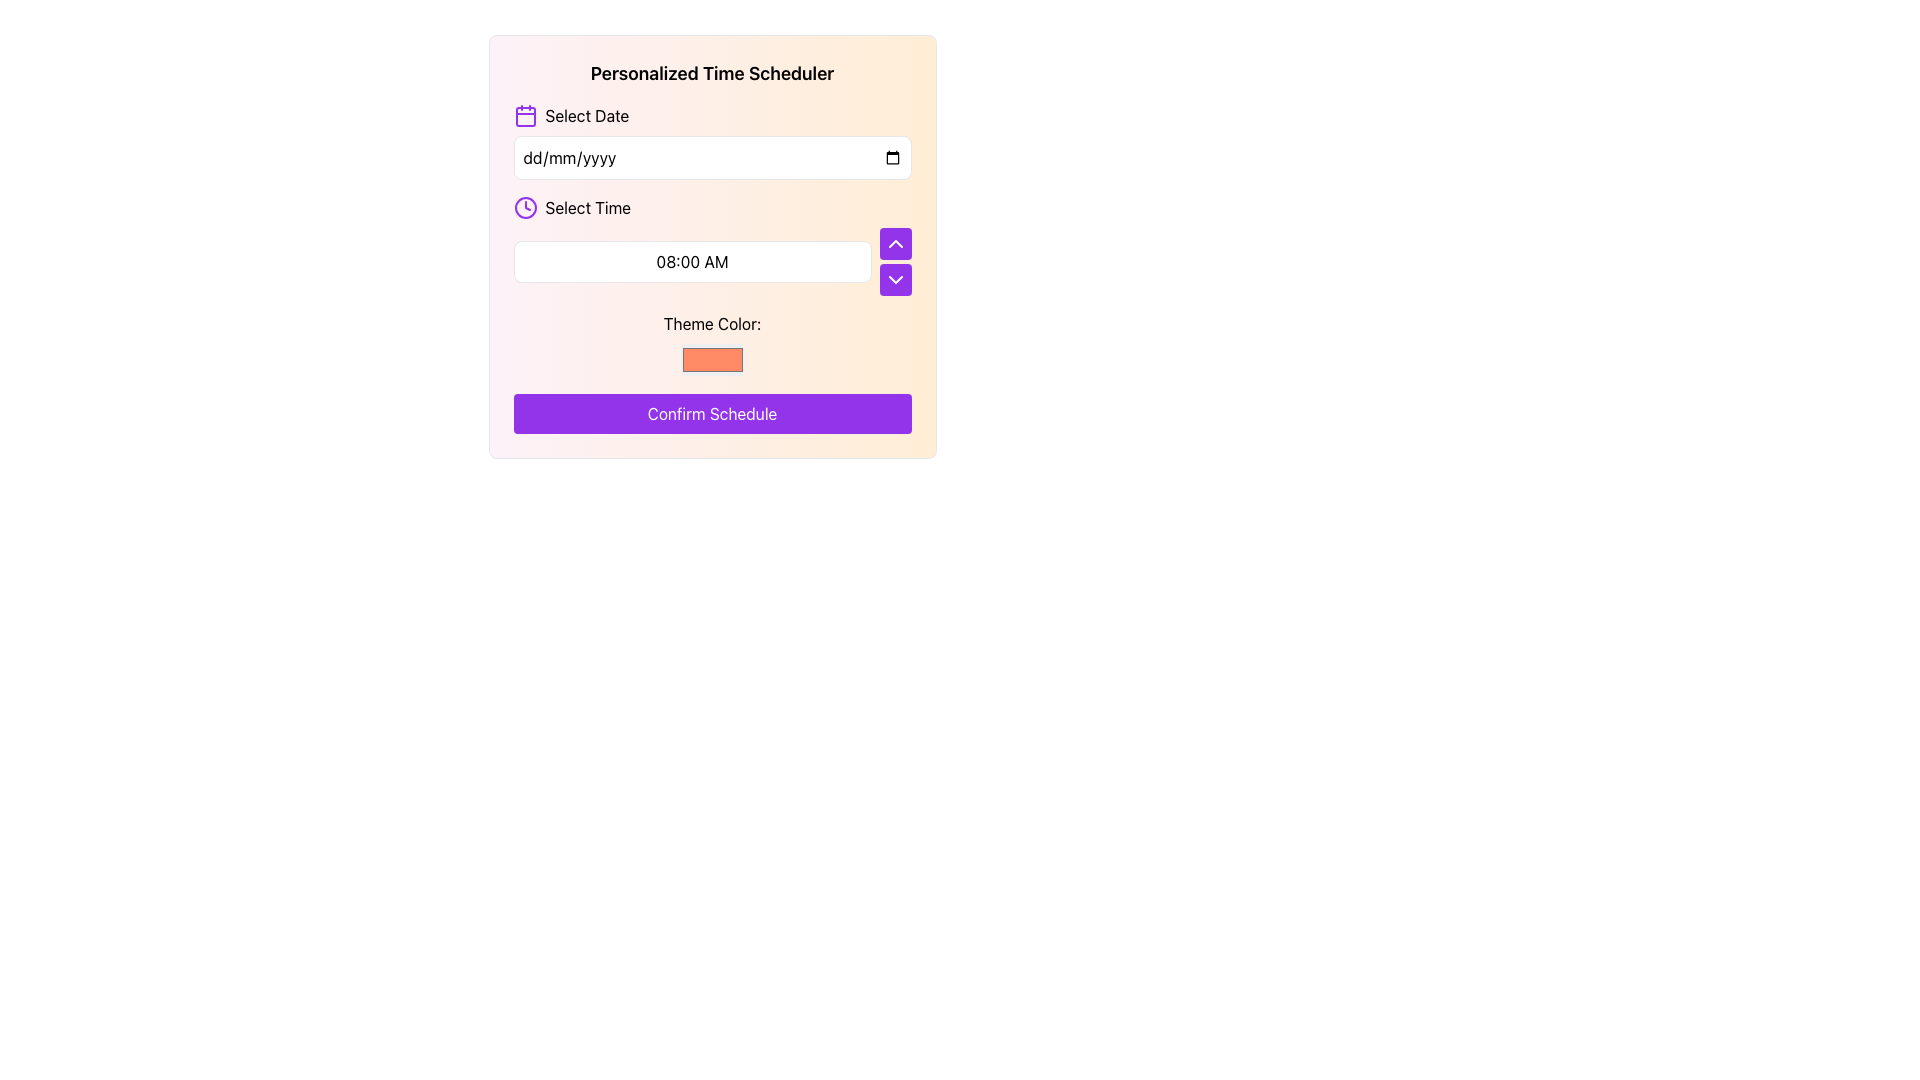 Image resolution: width=1920 pixels, height=1080 pixels. I want to click on the finalize button located at the bottom of the scheduling interface panel, so click(712, 412).